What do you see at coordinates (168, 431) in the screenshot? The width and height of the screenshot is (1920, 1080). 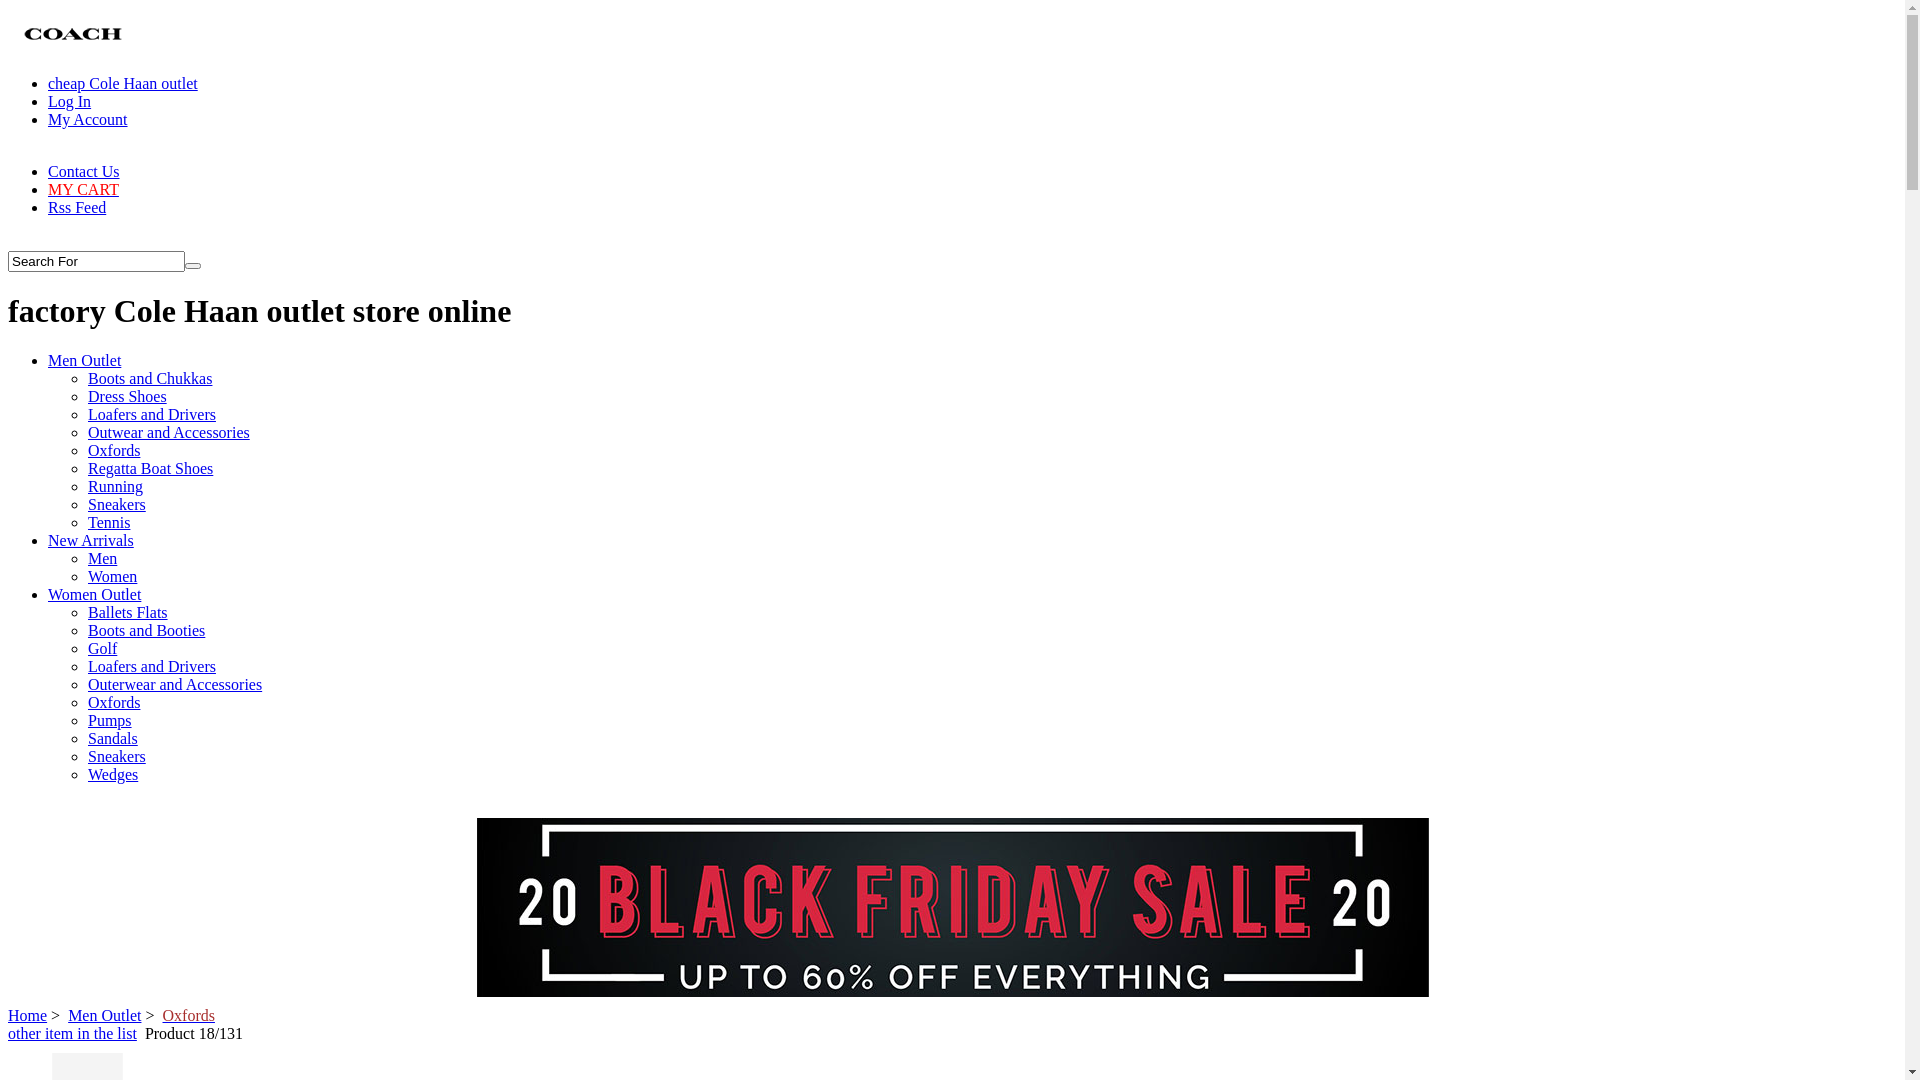 I see `'Outwear and Accessories'` at bounding box center [168, 431].